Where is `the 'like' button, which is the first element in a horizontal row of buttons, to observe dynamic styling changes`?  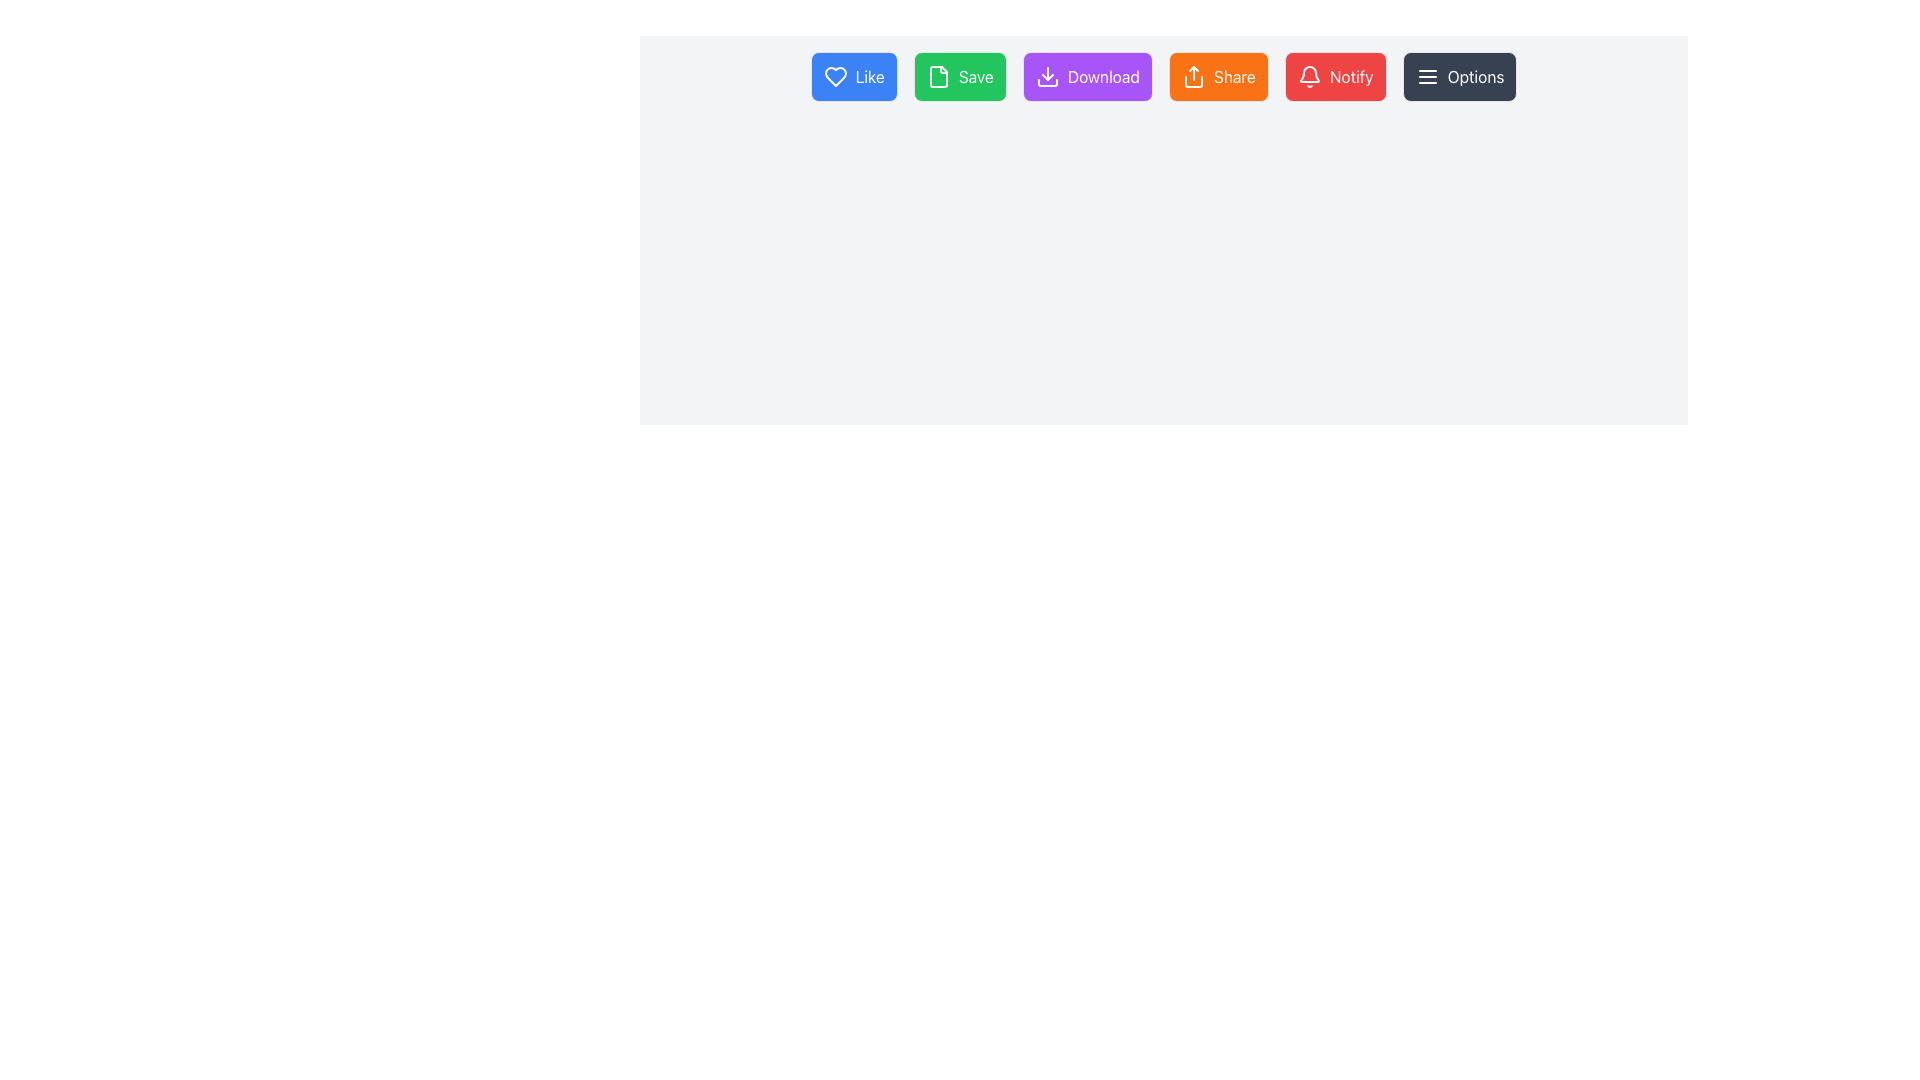 the 'like' button, which is the first element in a horizontal row of buttons, to observe dynamic styling changes is located at coordinates (854, 76).